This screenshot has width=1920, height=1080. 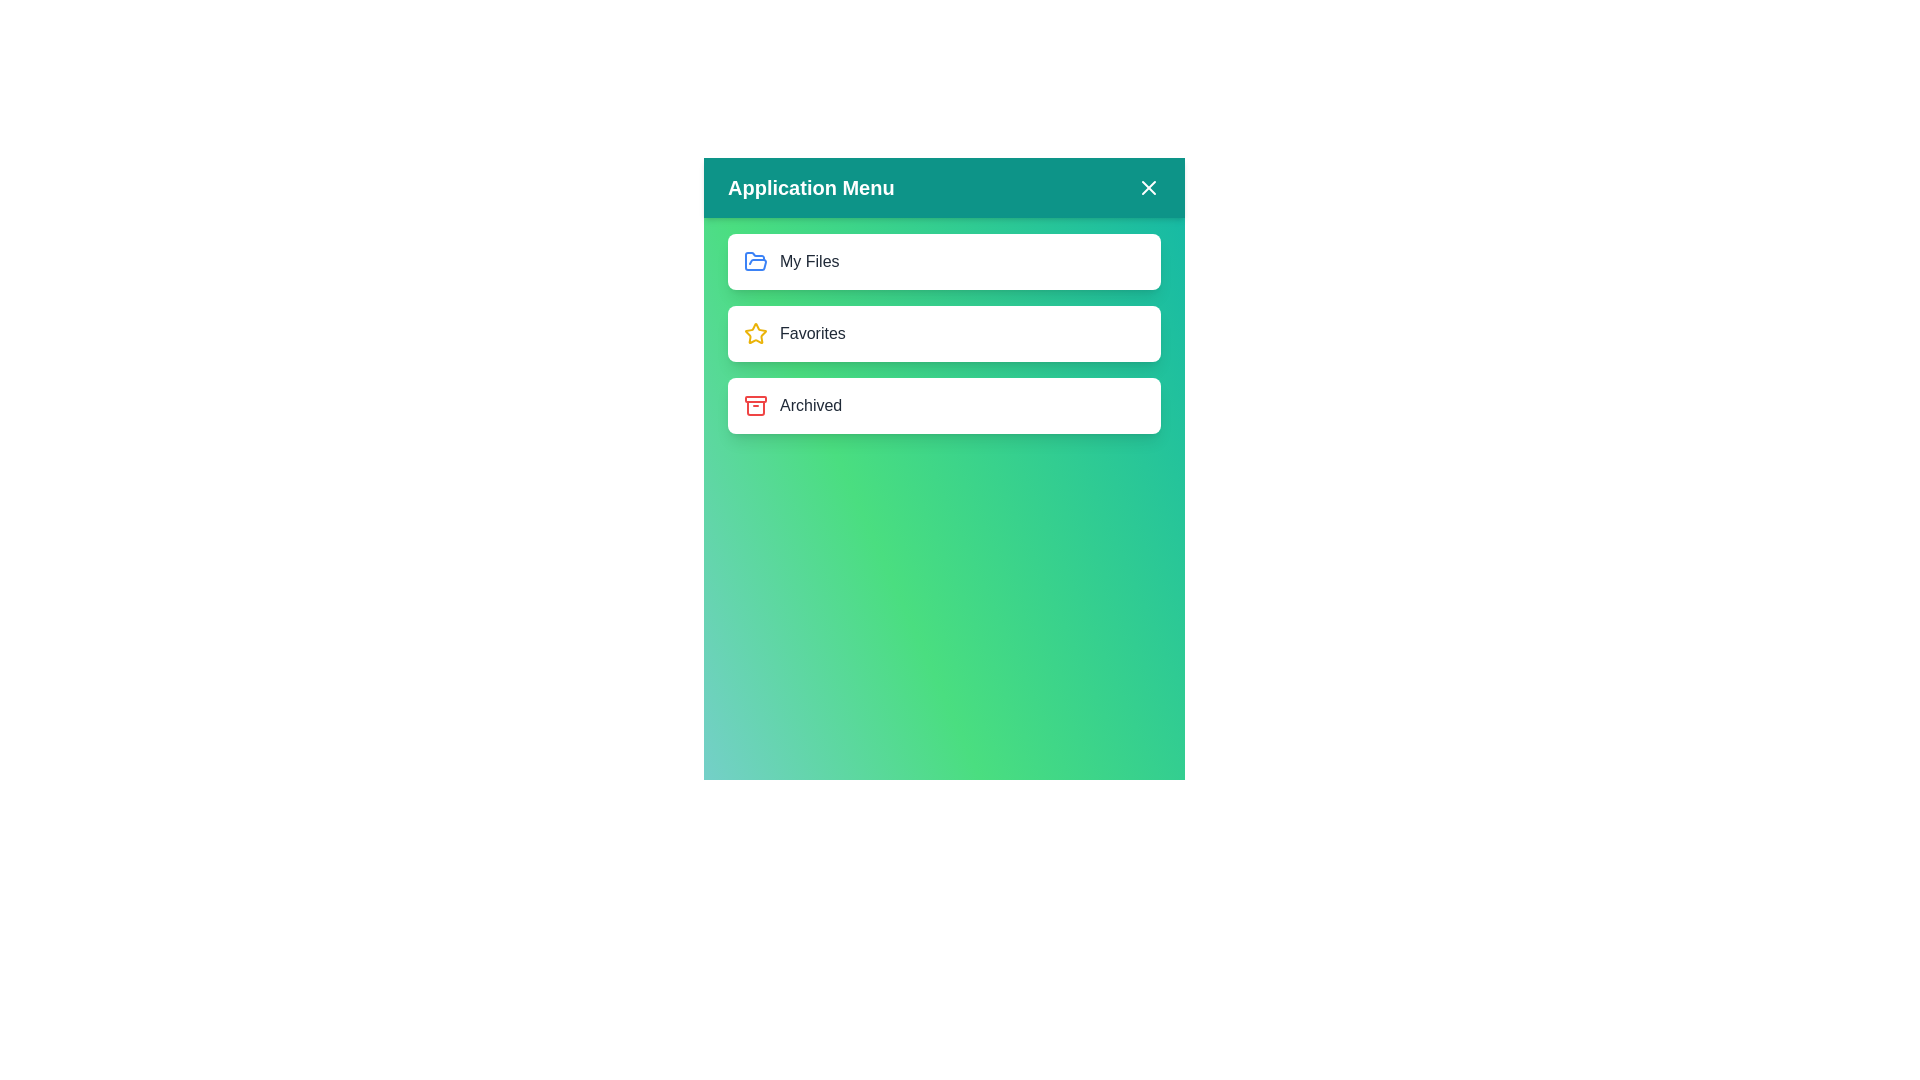 What do you see at coordinates (1148, 188) in the screenshot?
I see `menu toggle button to toggle the menu visibility` at bounding box center [1148, 188].